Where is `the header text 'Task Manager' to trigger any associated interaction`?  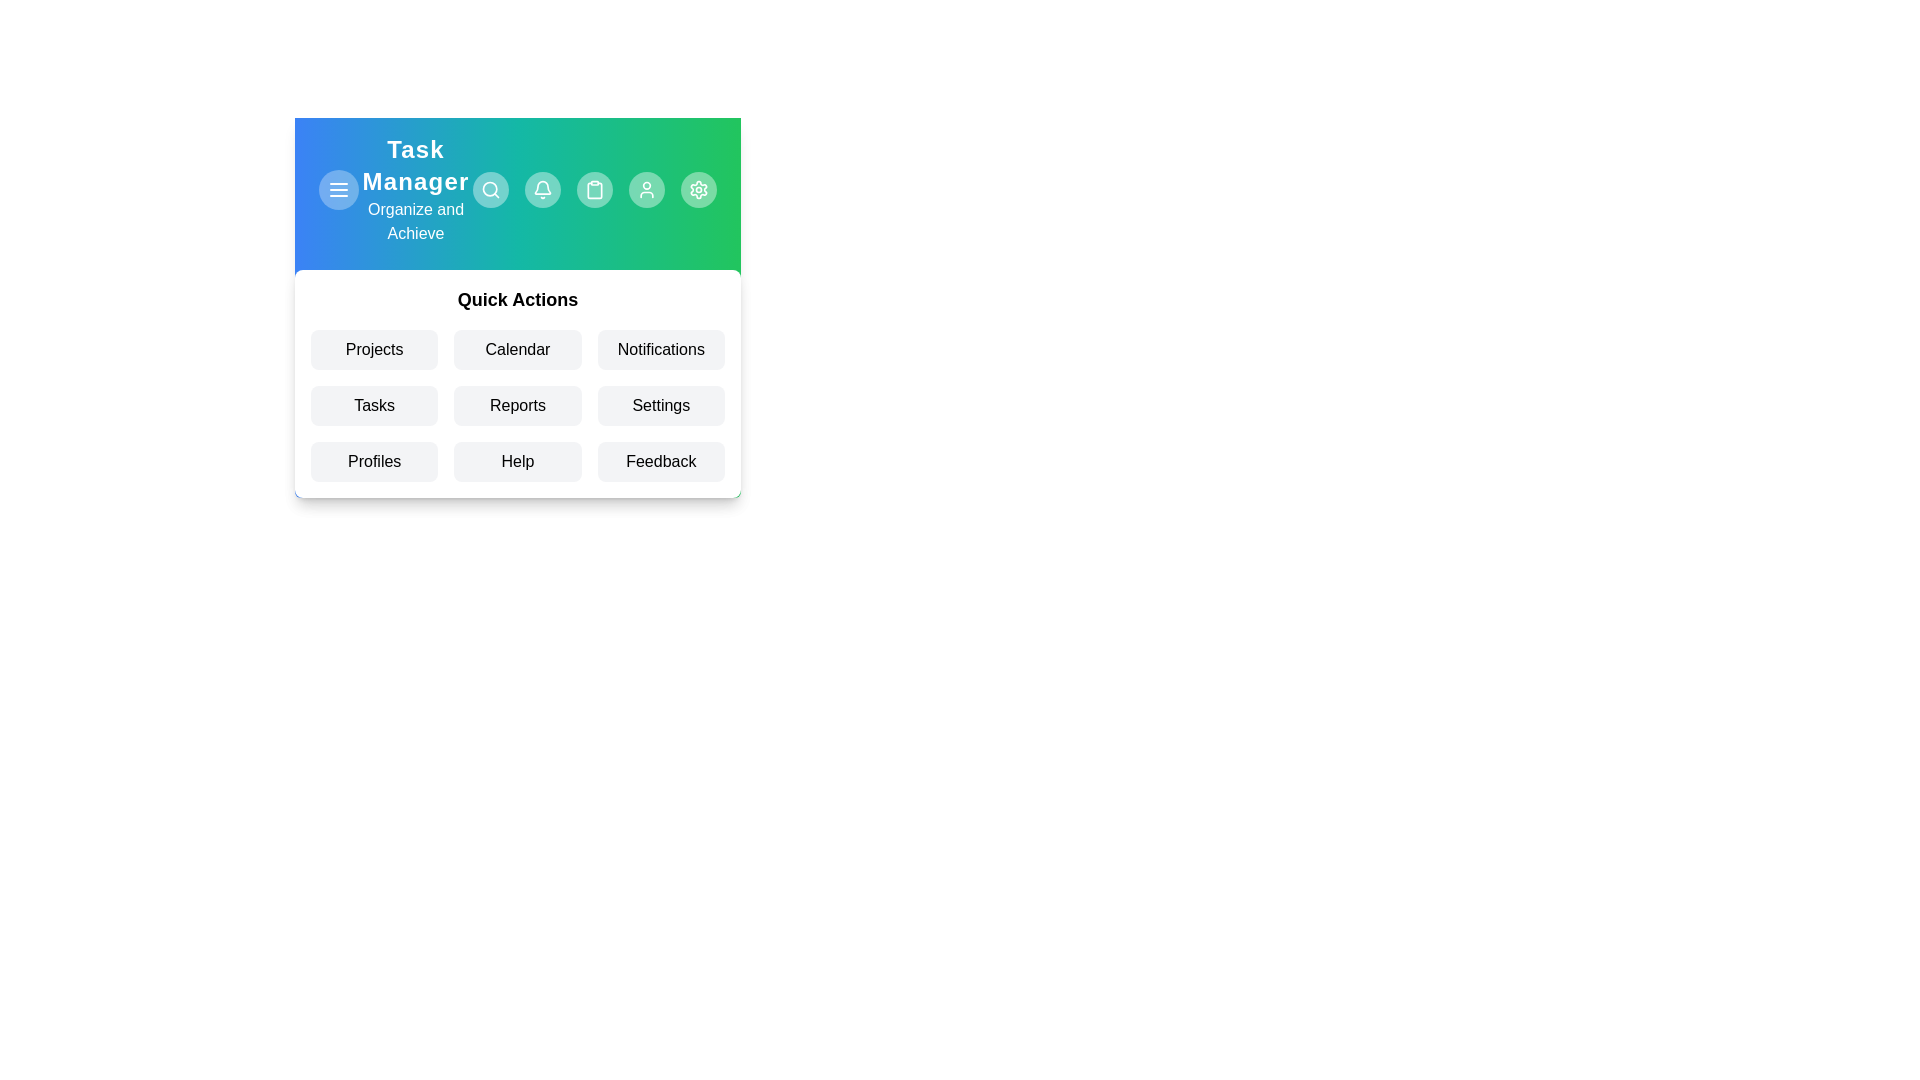
the header text 'Task Manager' to trigger any associated interaction is located at coordinates (415, 164).